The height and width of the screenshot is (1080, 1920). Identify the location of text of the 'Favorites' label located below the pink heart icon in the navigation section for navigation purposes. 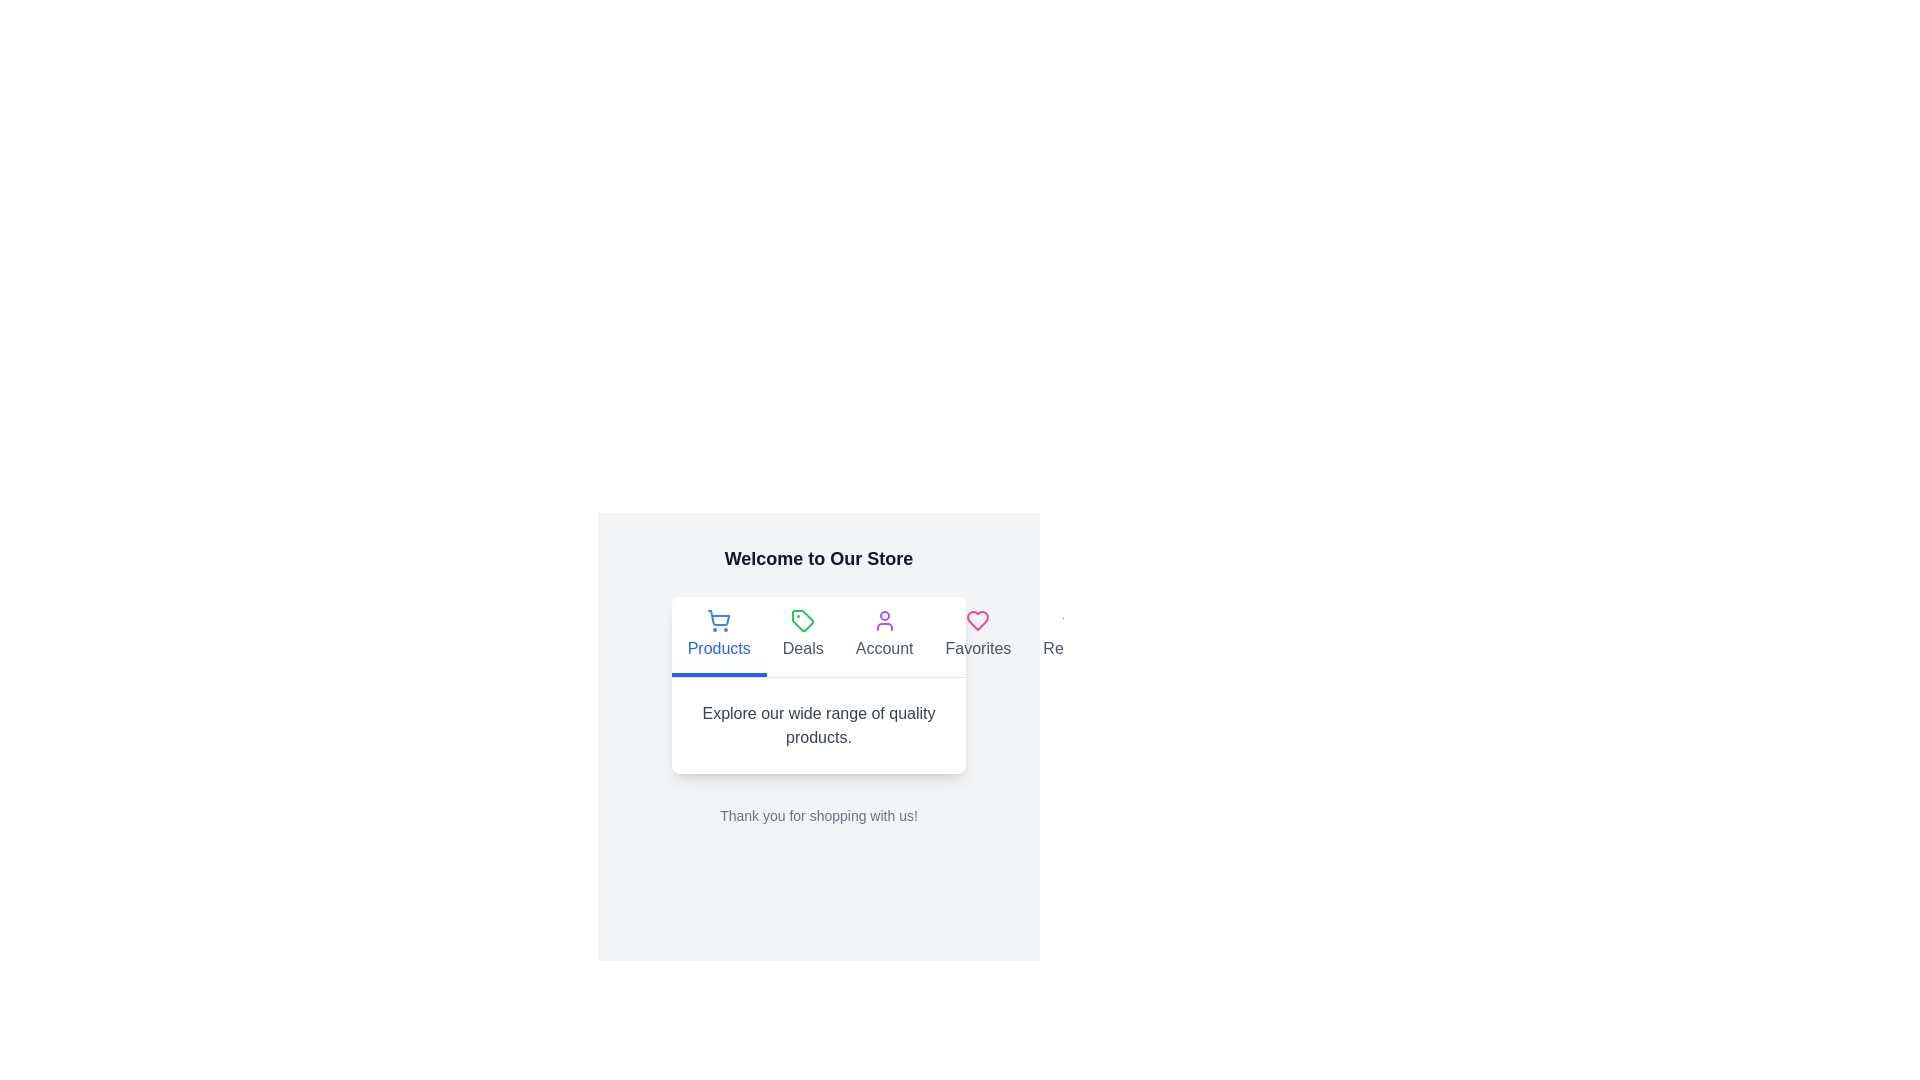
(978, 648).